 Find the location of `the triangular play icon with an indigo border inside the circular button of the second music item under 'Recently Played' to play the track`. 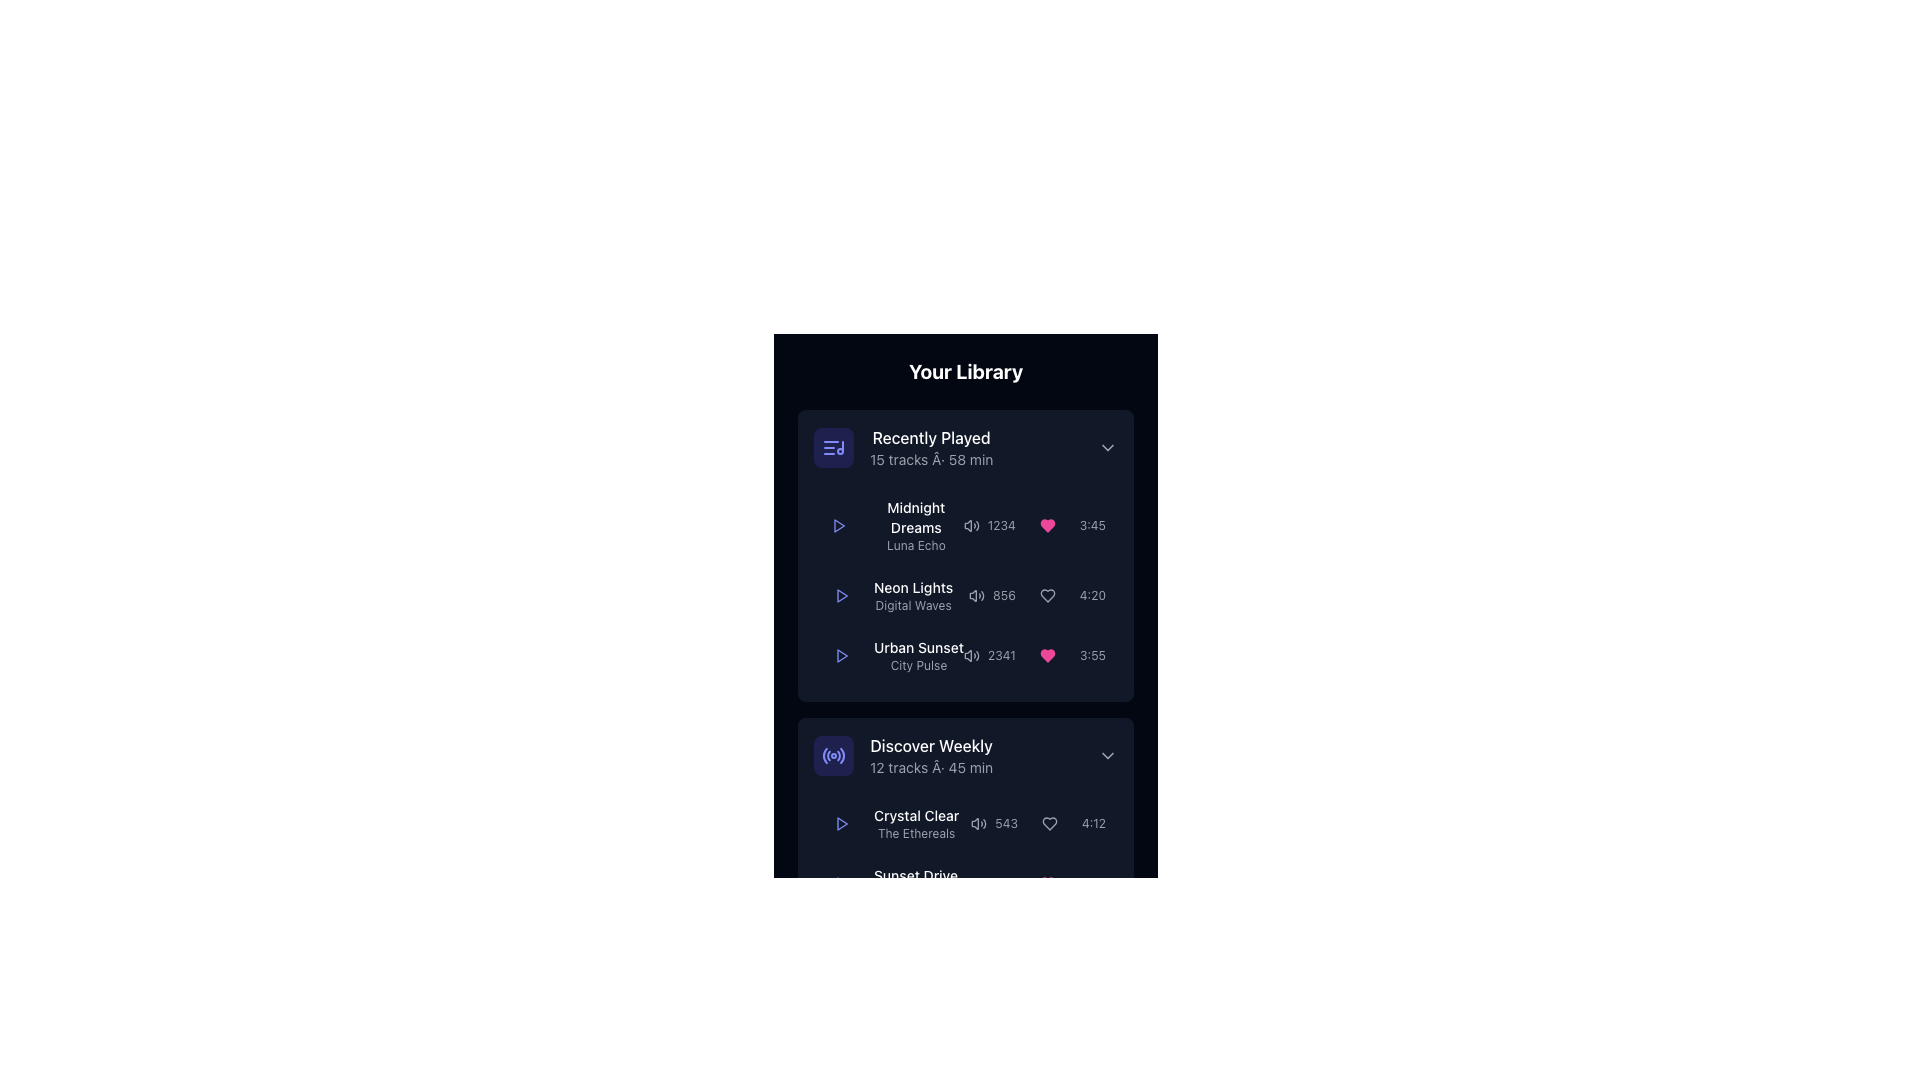

the triangular play icon with an indigo border inside the circular button of the second music item under 'Recently Played' to play the track is located at coordinates (841, 595).